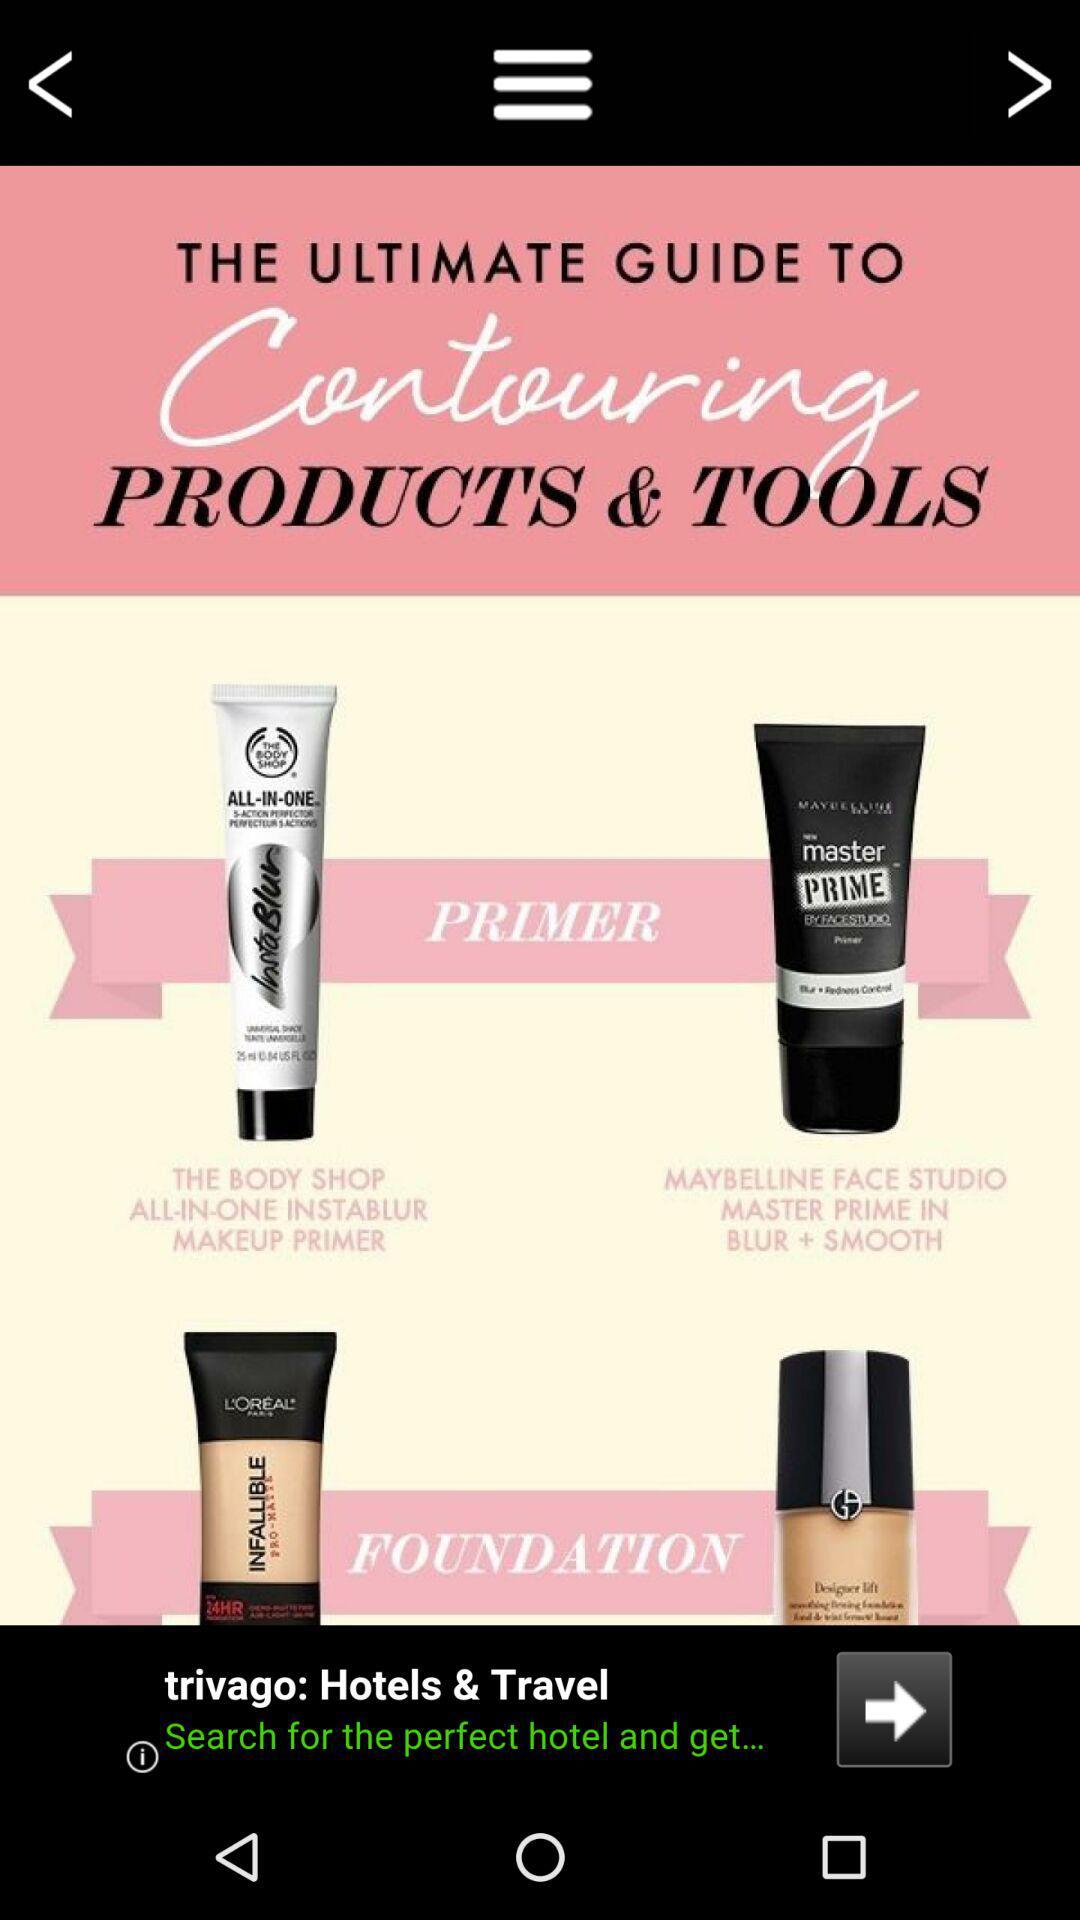 The height and width of the screenshot is (1920, 1080). What do you see at coordinates (1026, 81) in the screenshot?
I see `go next` at bounding box center [1026, 81].